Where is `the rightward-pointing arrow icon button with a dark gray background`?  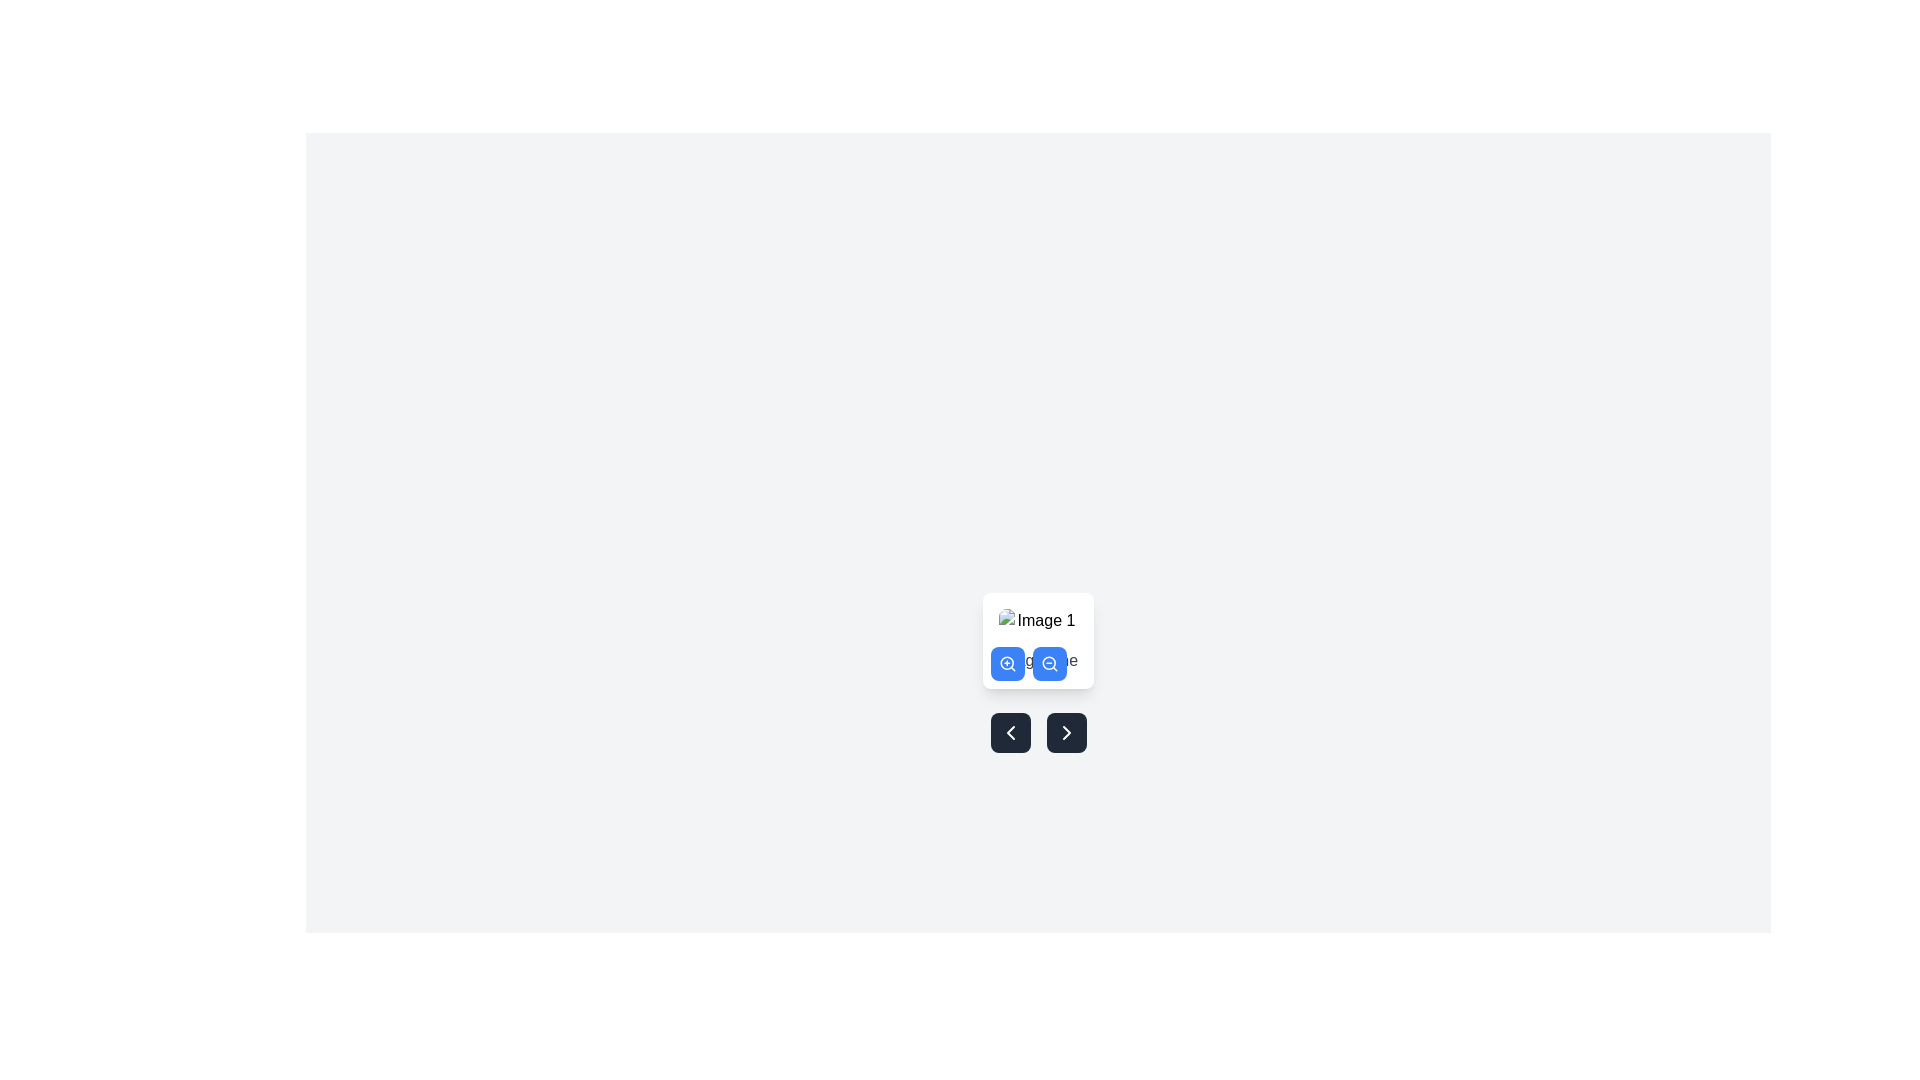 the rightward-pointing arrow icon button with a dark gray background is located at coordinates (1065, 732).